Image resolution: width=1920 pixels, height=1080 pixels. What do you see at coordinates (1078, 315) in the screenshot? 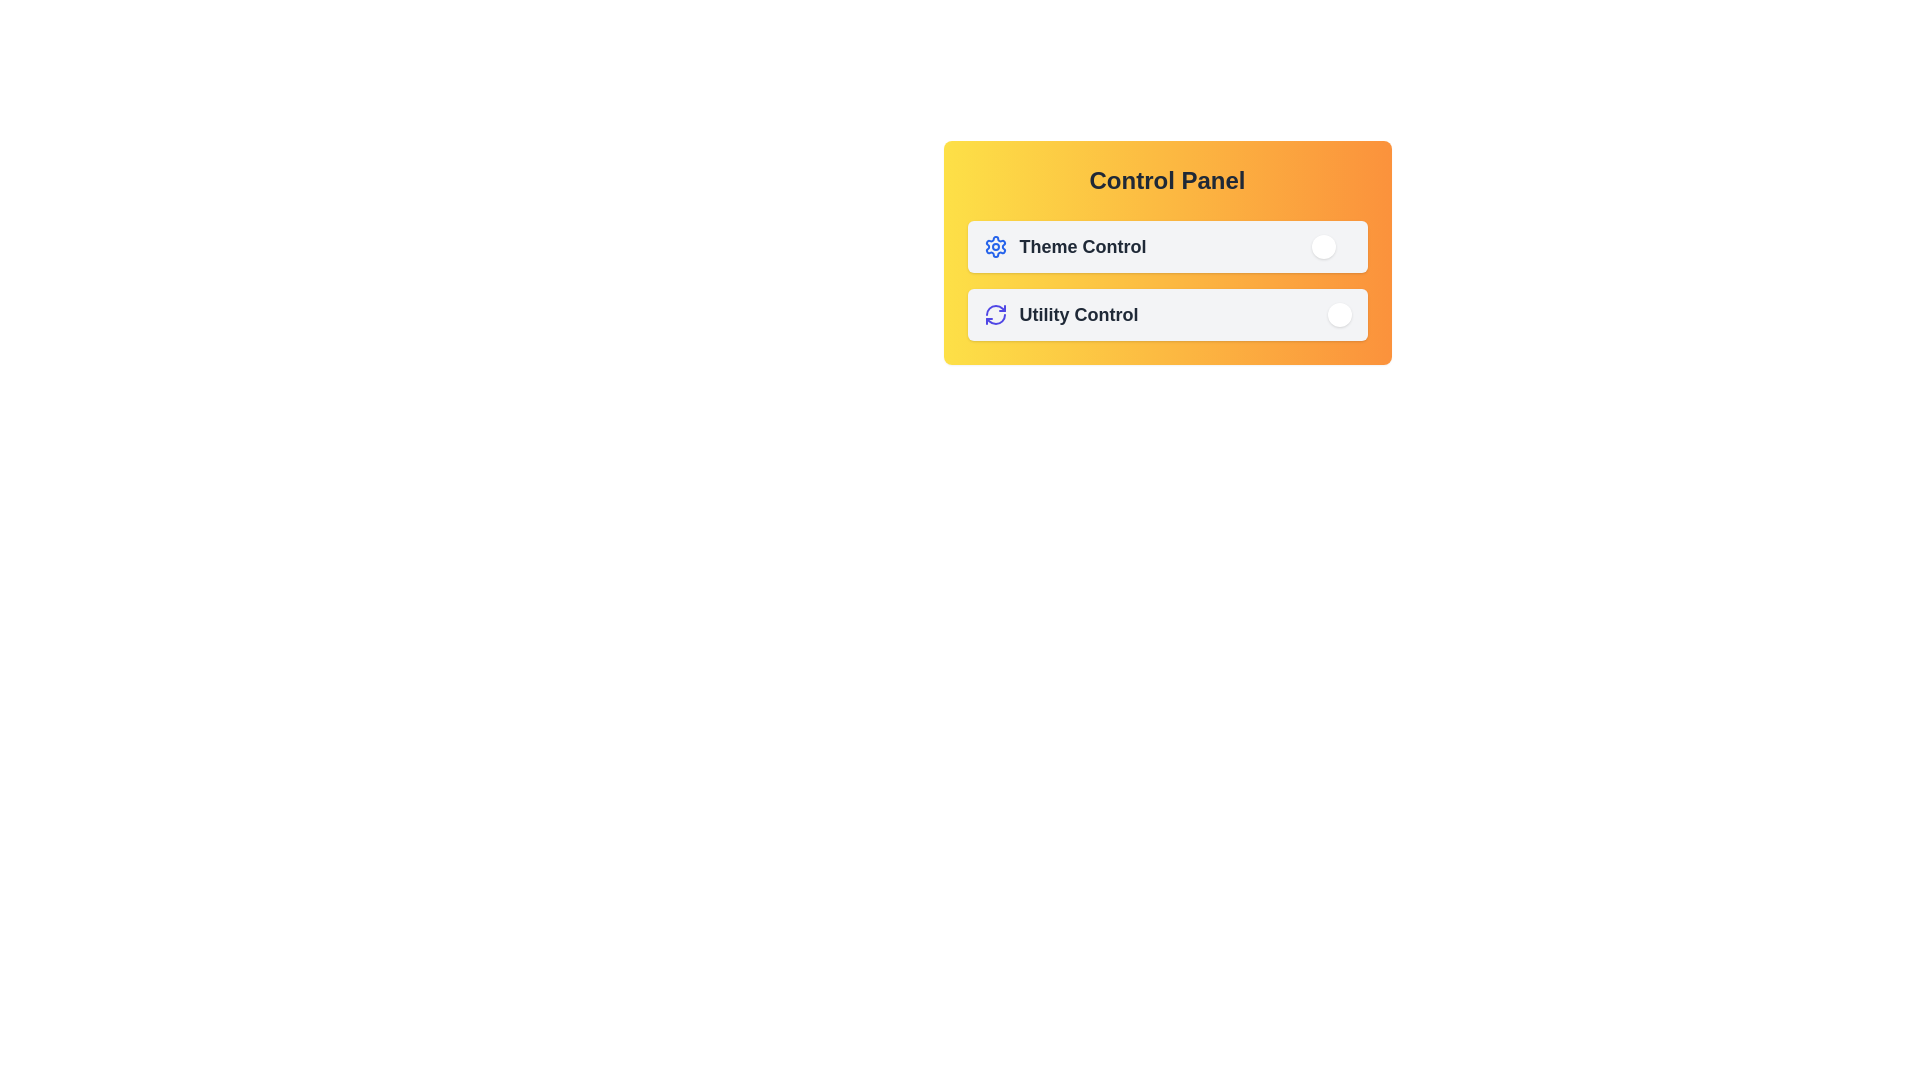
I see `the second text label indicating the utility settings` at bounding box center [1078, 315].